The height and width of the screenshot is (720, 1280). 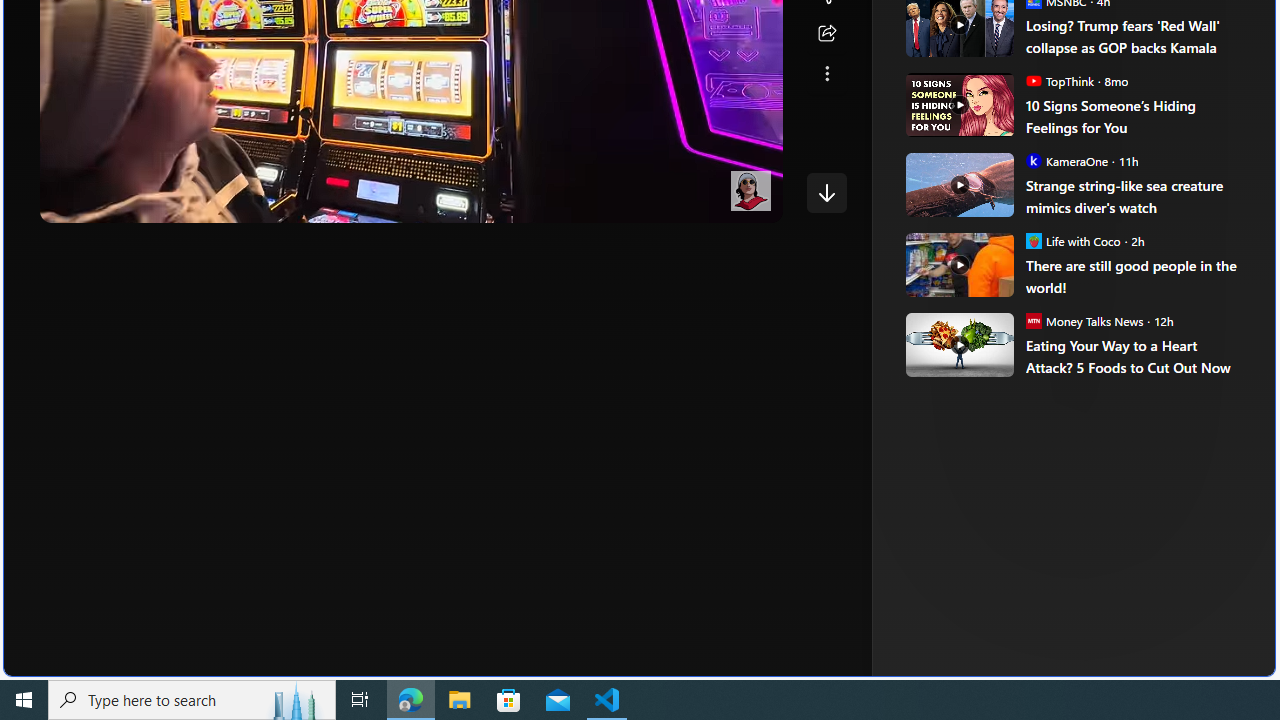 I want to click on 'Life with Coco Life with Coco', so click(x=1072, y=239).